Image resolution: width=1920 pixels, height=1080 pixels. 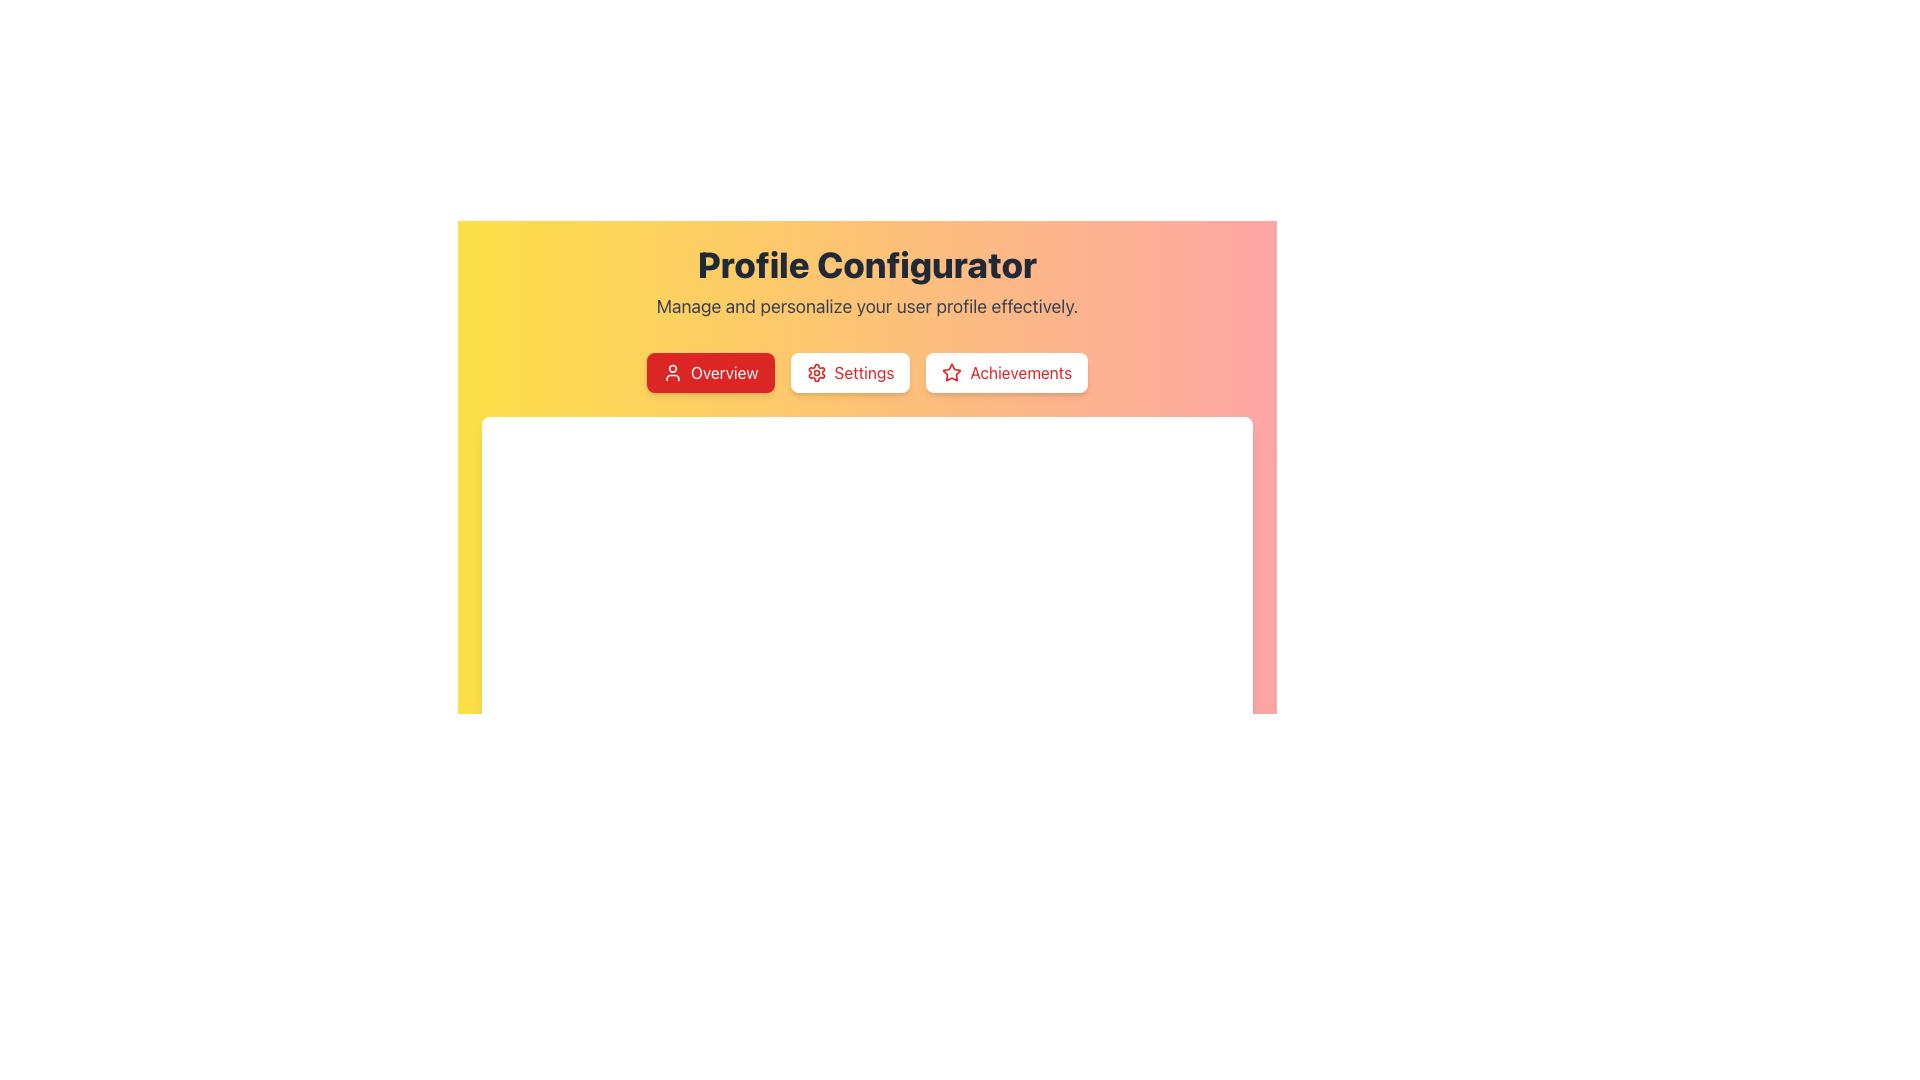 I want to click on the 'Settings' button, which is a rounded rectangular button with a white background and red text labeled 'Settings', featuring a gear icon on its left side, so click(x=850, y=373).